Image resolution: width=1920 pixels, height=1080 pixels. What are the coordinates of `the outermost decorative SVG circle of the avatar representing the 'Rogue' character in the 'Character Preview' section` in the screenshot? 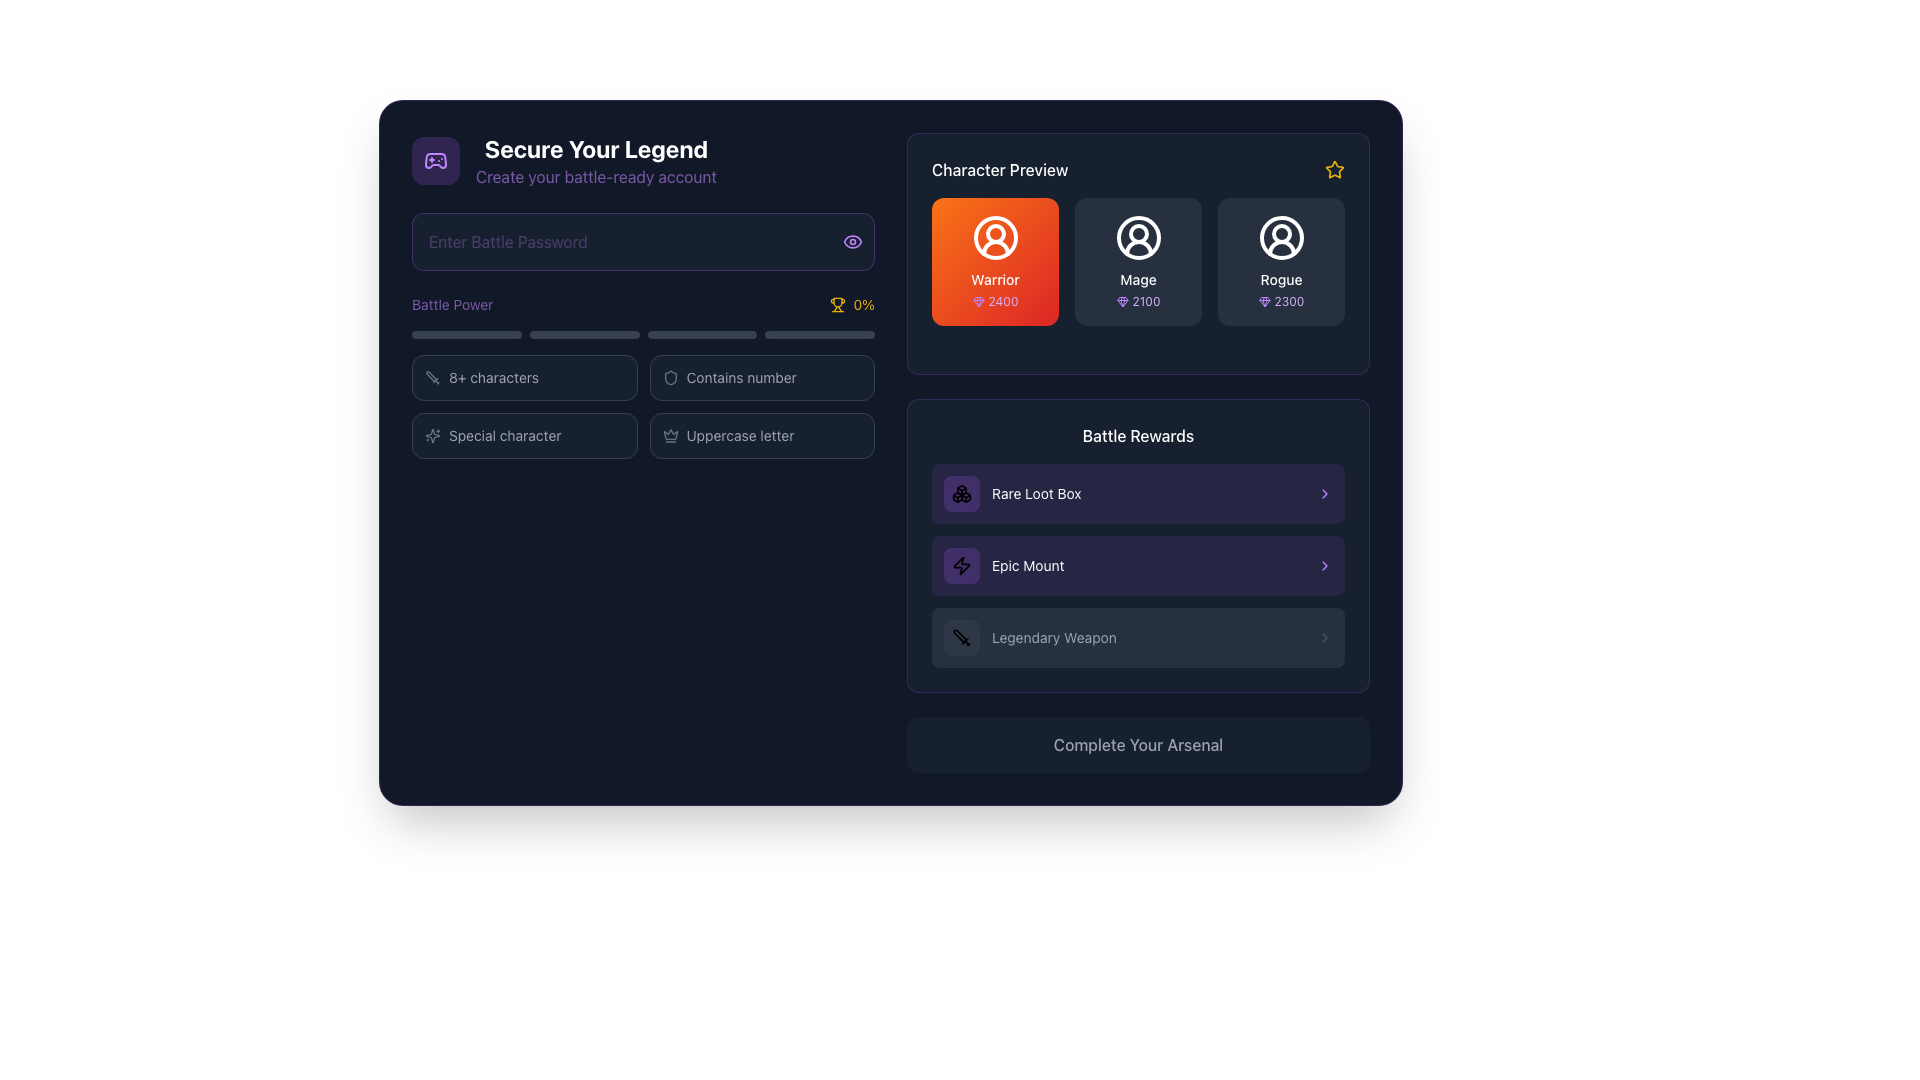 It's located at (1281, 237).